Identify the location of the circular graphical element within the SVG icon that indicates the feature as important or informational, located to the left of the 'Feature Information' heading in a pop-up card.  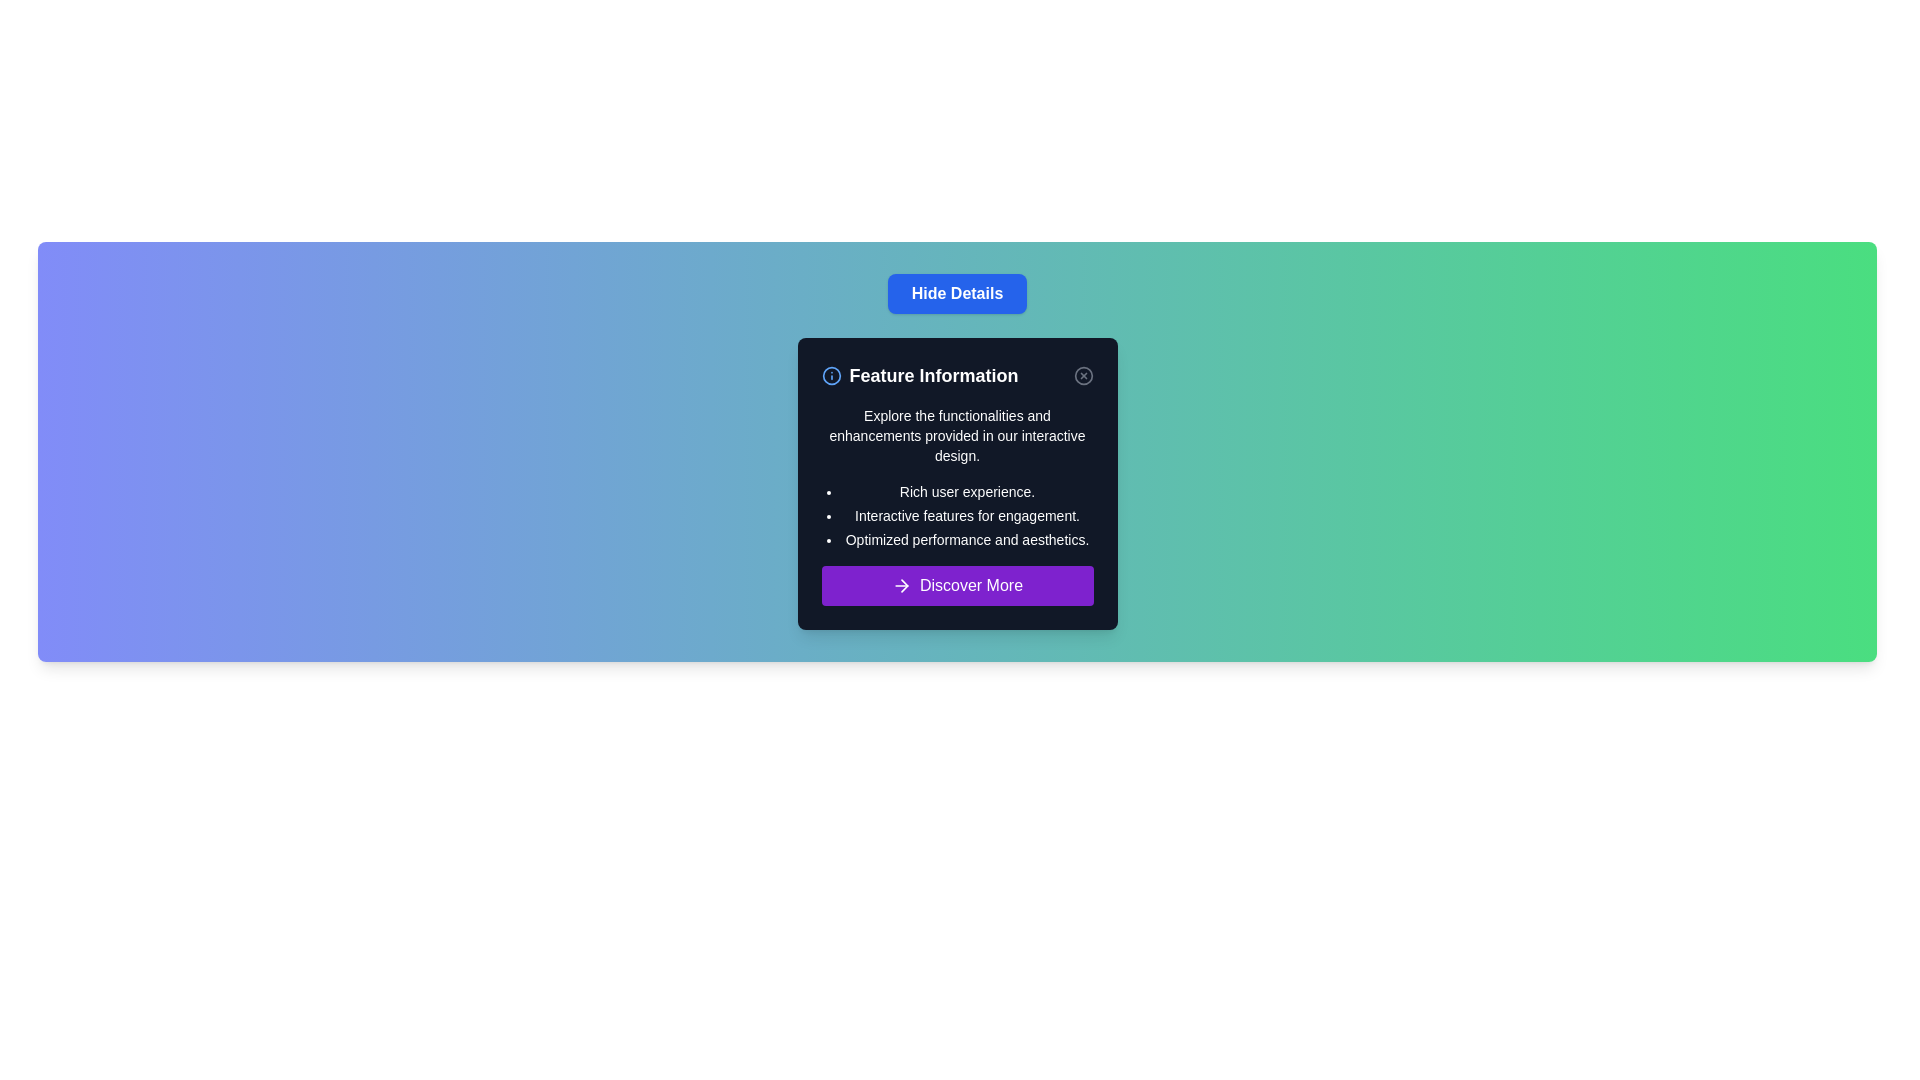
(831, 375).